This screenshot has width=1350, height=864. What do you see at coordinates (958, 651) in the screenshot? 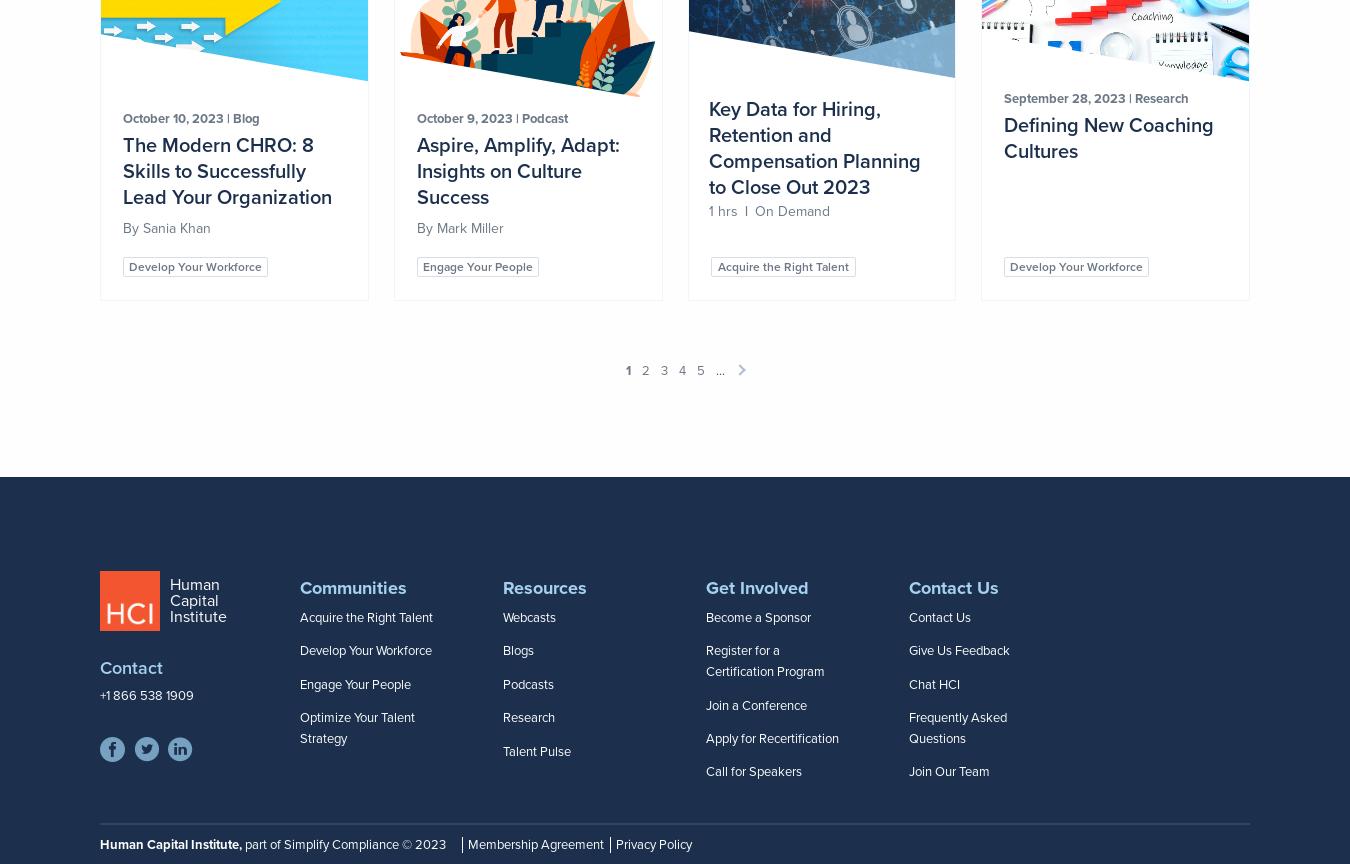
I see `'Give Us Feedback'` at bounding box center [958, 651].